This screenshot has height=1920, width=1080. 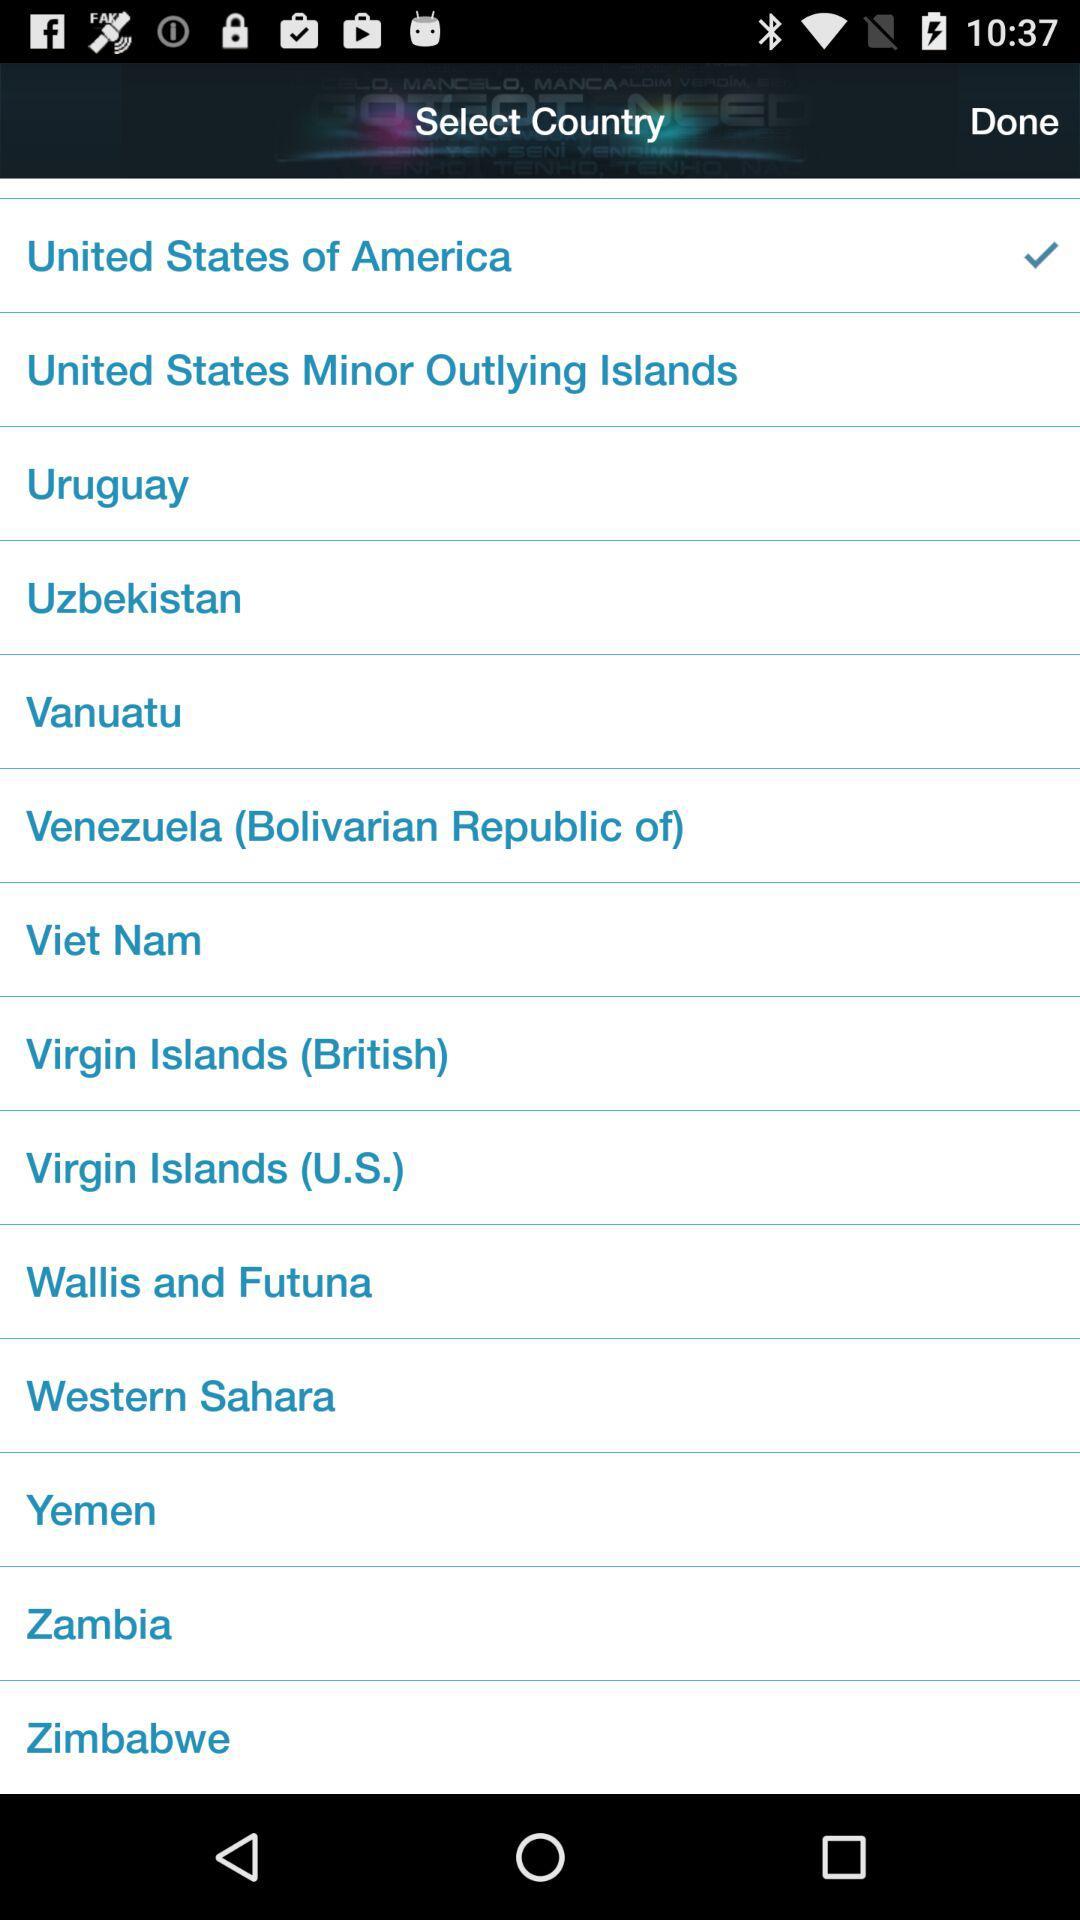 What do you see at coordinates (540, 483) in the screenshot?
I see `the uruguay icon` at bounding box center [540, 483].